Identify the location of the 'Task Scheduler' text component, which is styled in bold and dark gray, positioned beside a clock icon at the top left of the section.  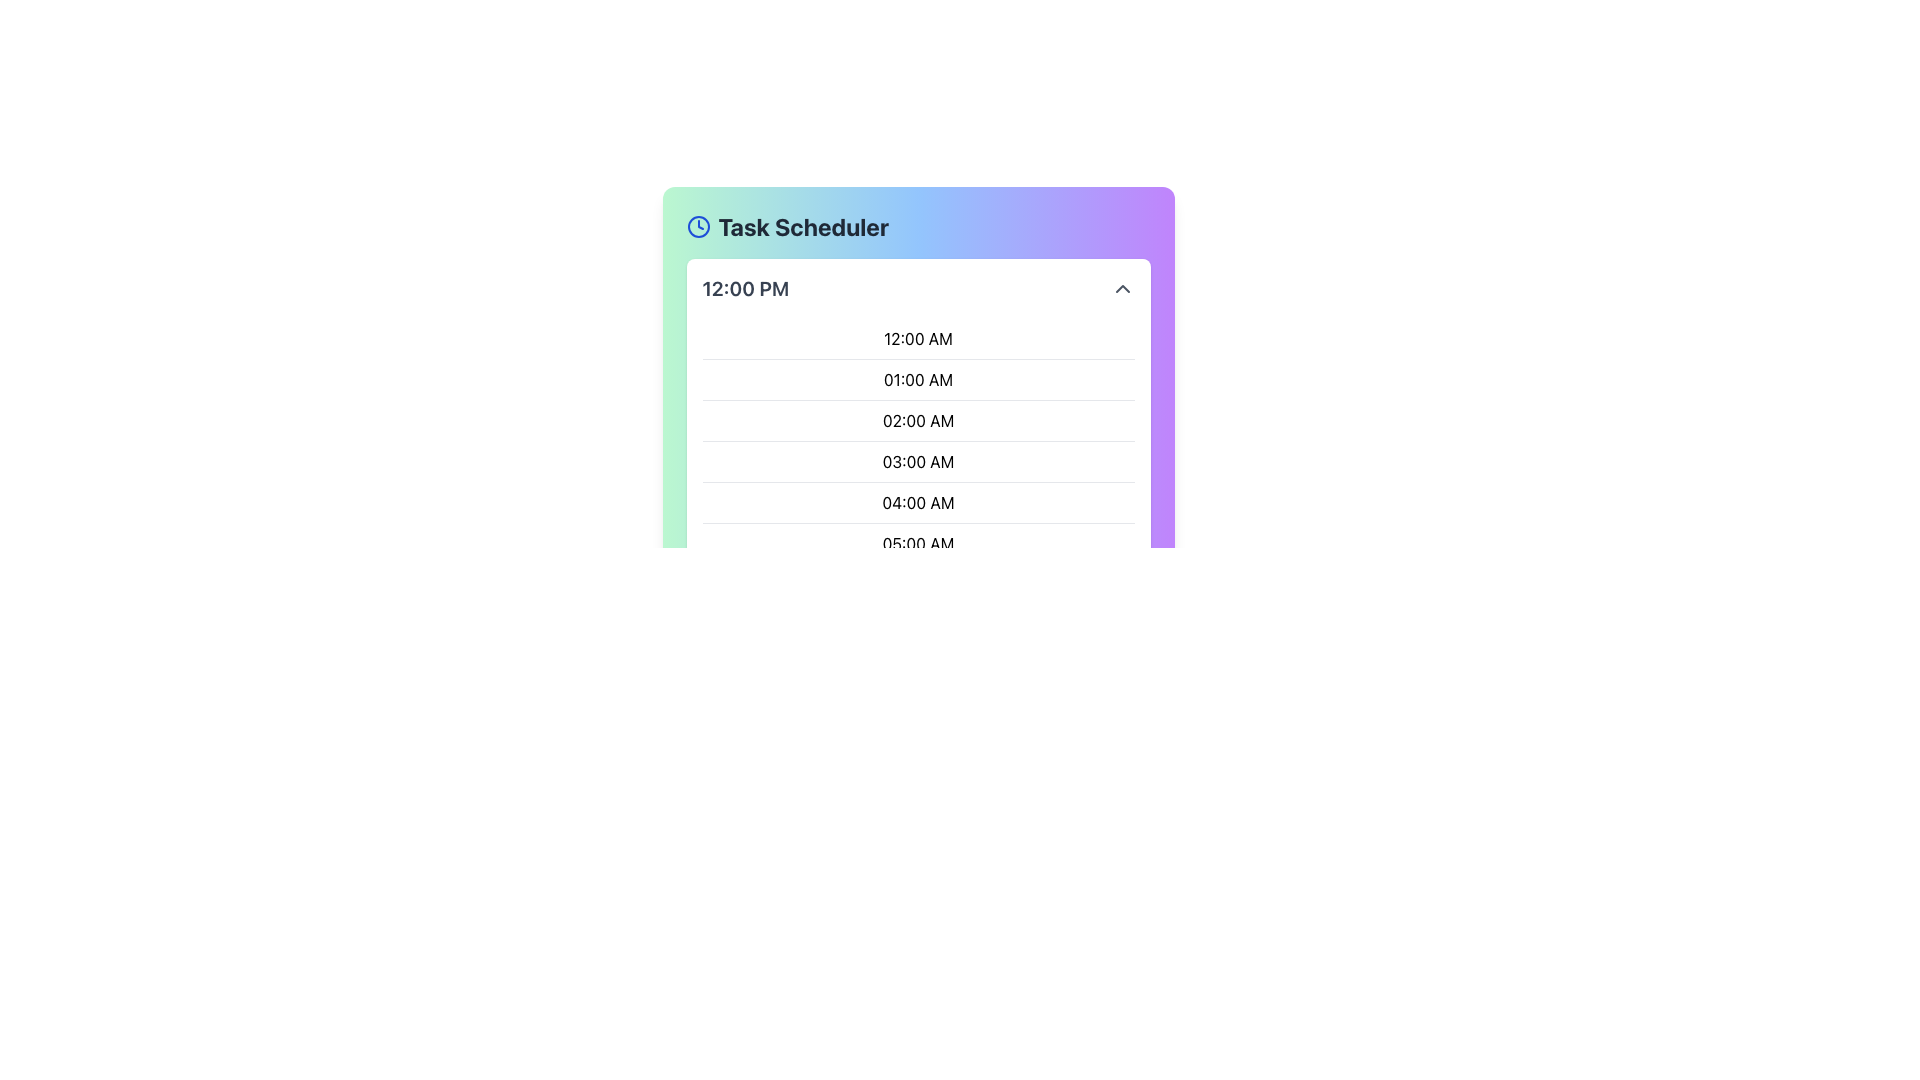
(803, 226).